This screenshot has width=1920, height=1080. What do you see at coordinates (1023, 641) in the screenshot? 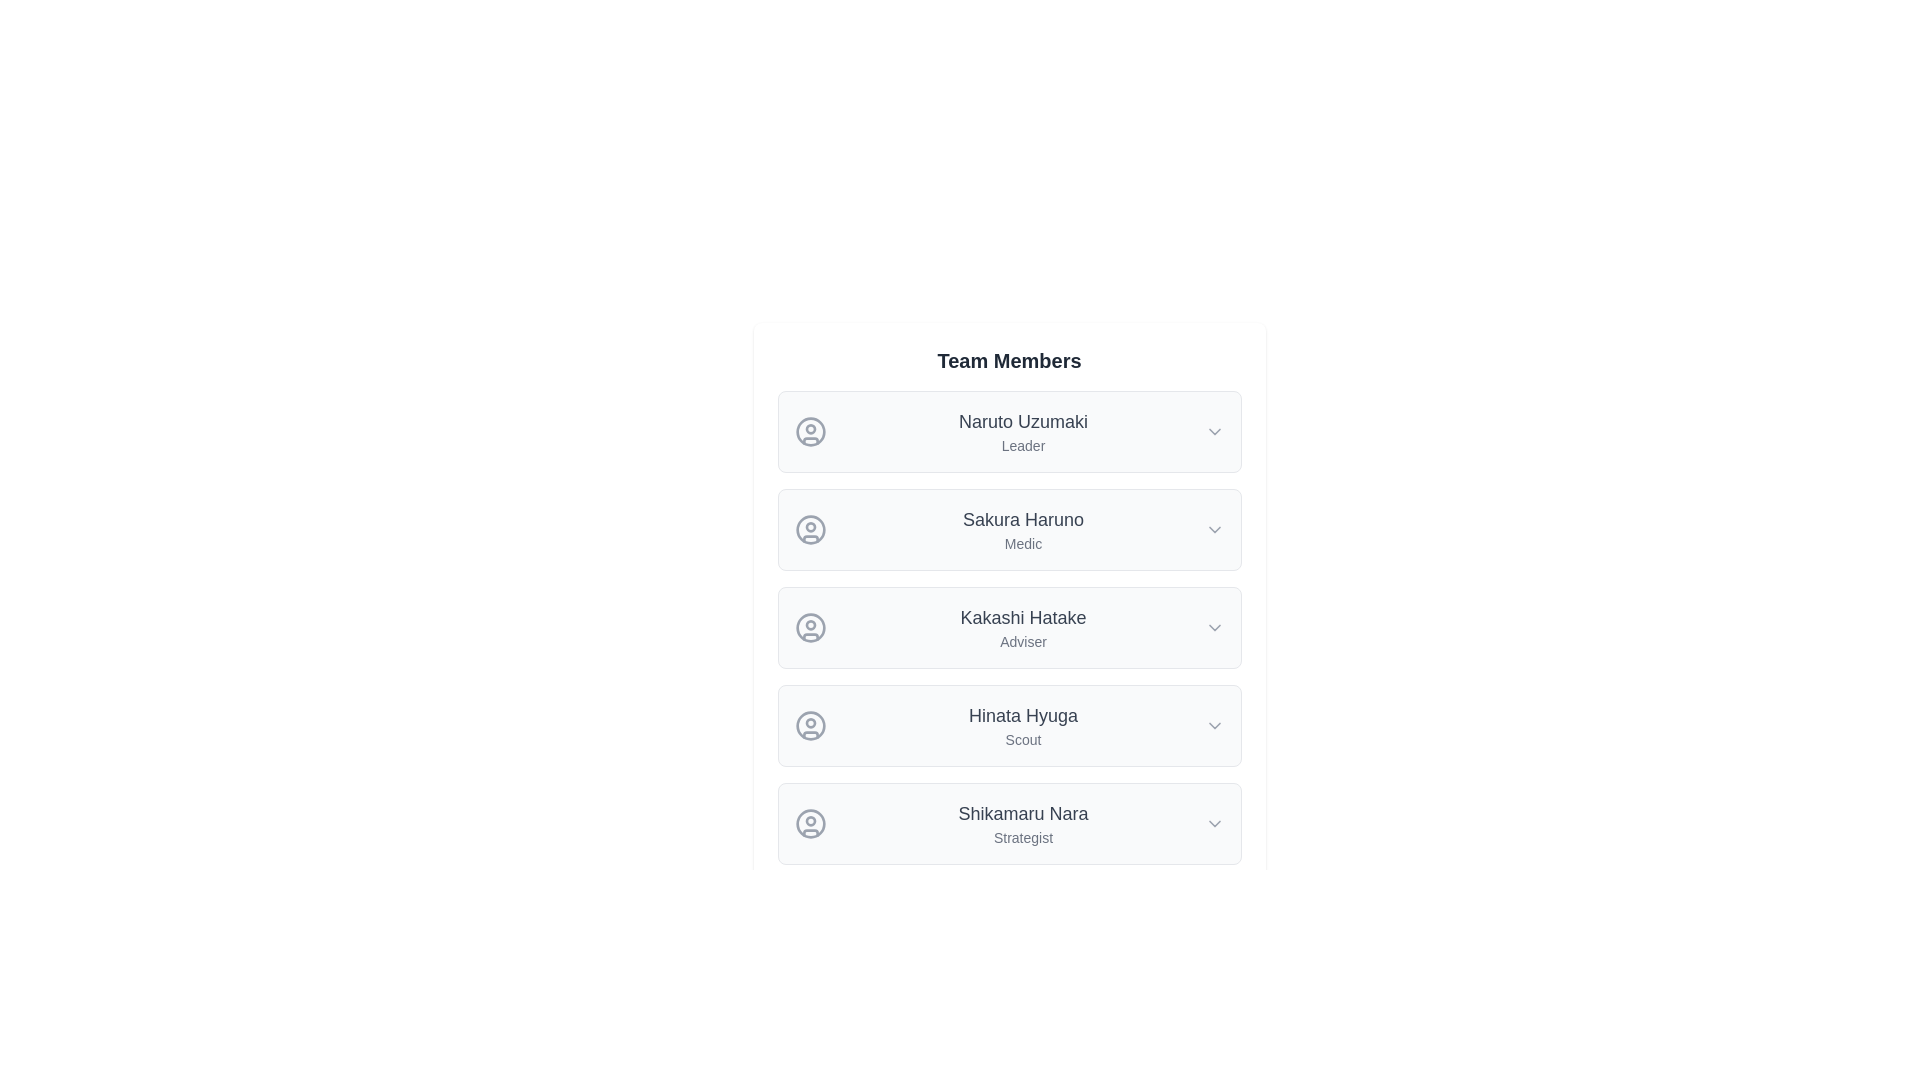
I see `the static text label reading 'Adviser', which is styled in a smaller font size and gray color, positioned immediately below 'Kakashi Hatake'` at bounding box center [1023, 641].